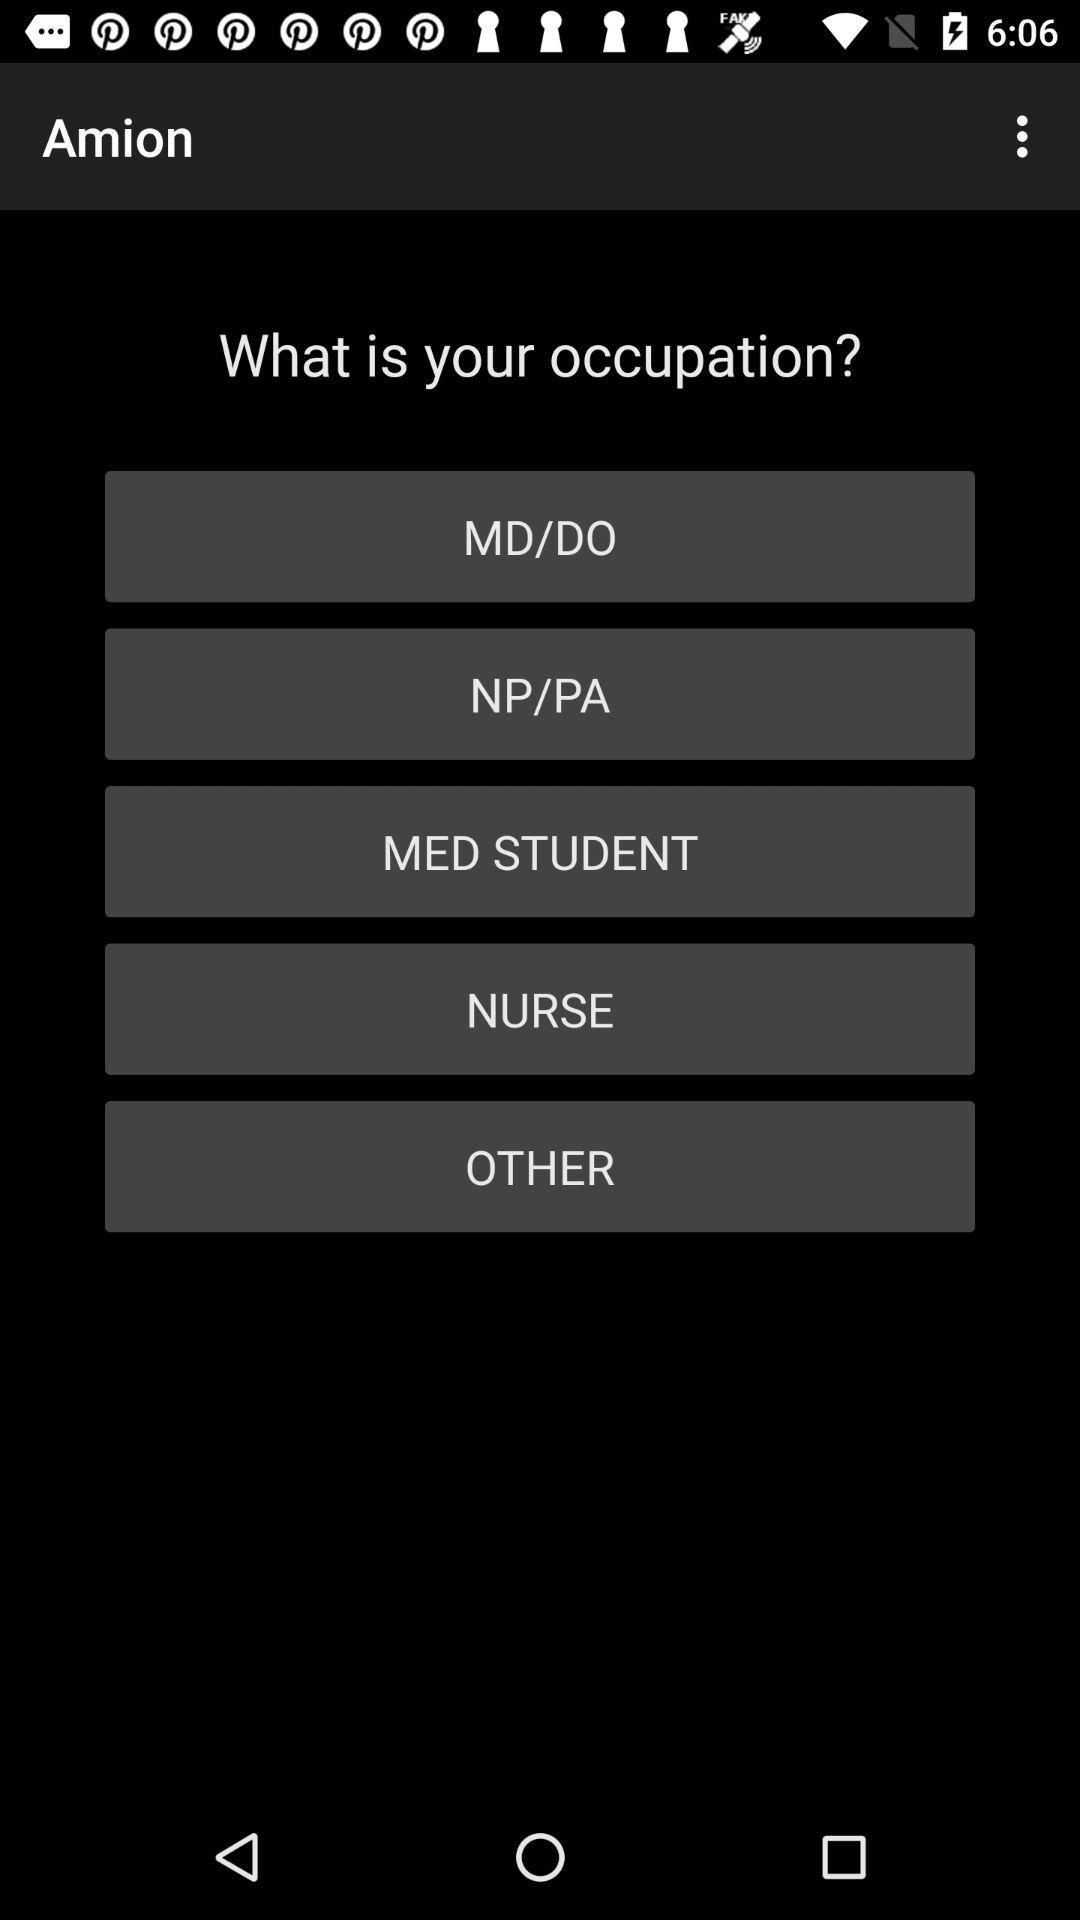 The image size is (1080, 1920). Describe the element at coordinates (540, 1009) in the screenshot. I see `icon below the med student item` at that location.